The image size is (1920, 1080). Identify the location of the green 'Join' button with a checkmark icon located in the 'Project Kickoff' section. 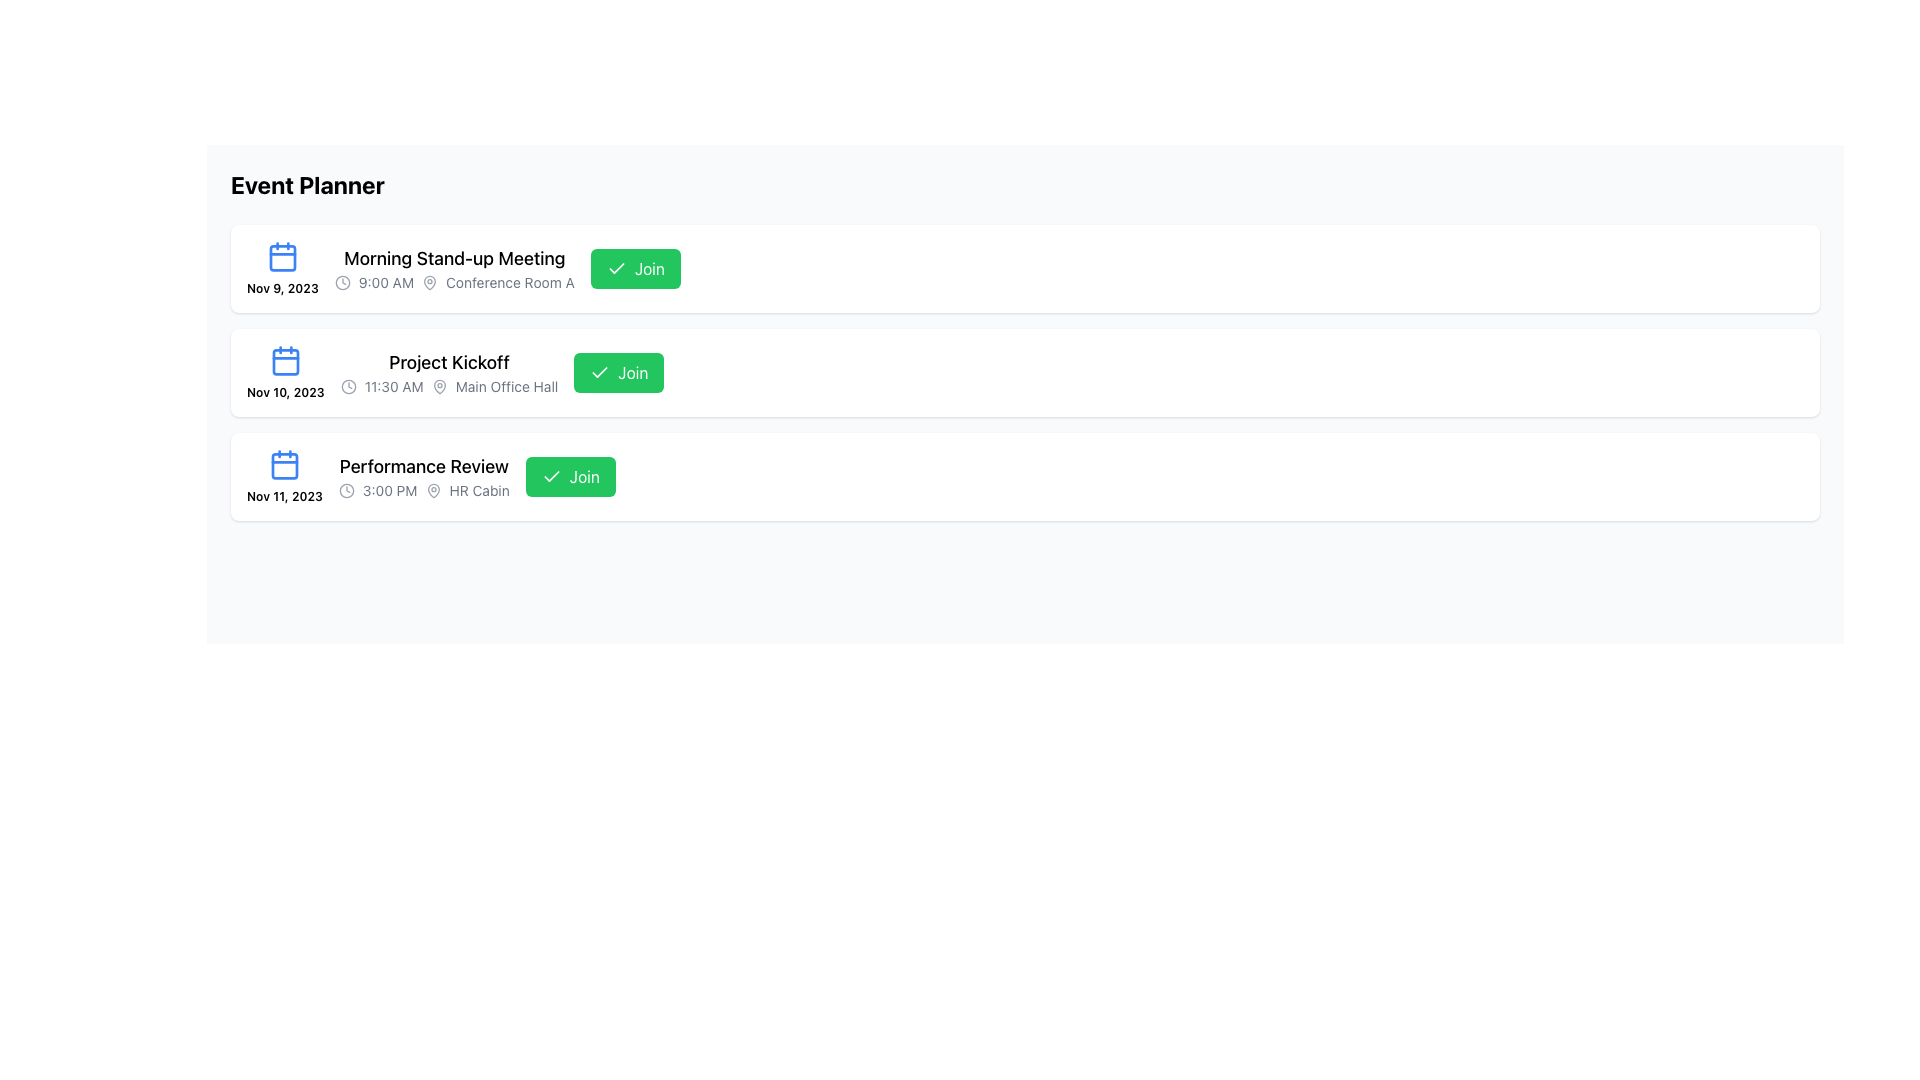
(618, 373).